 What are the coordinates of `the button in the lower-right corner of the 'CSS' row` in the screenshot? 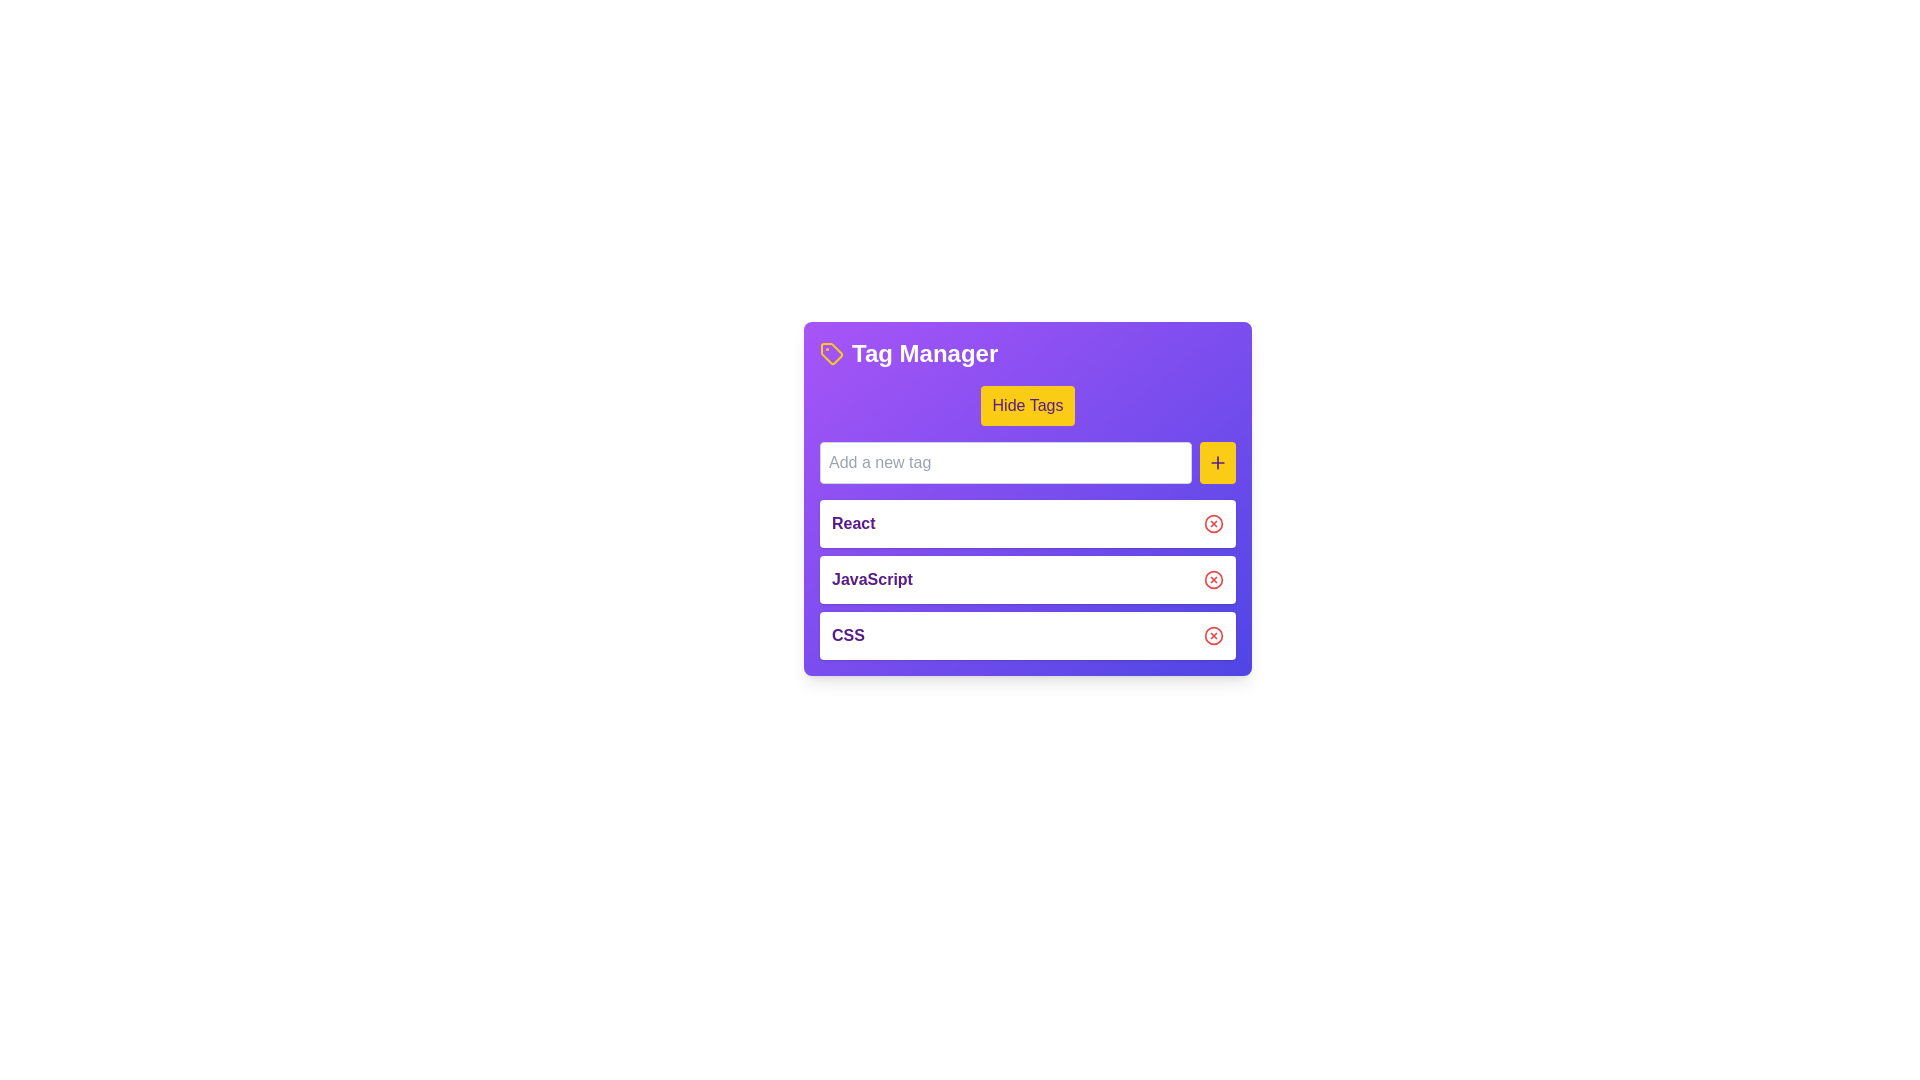 It's located at (1213, 636).